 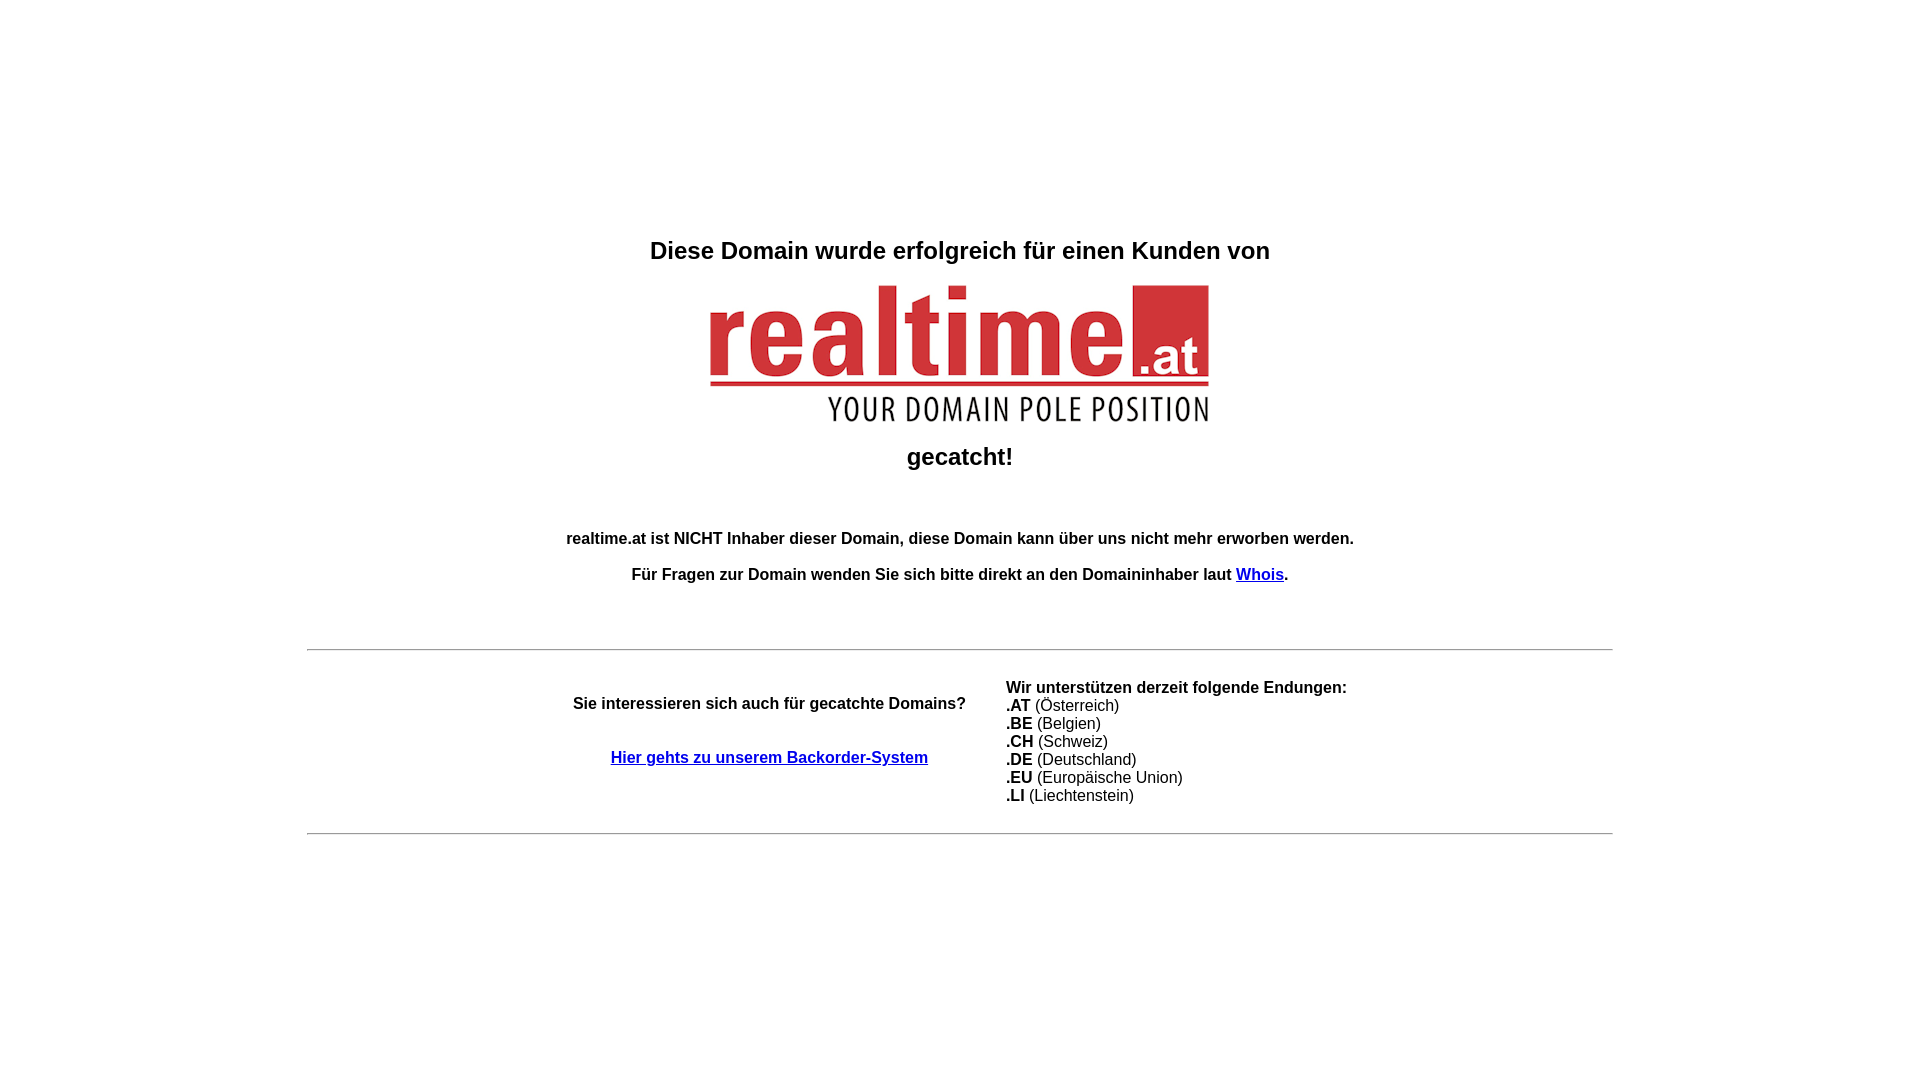 I want to click on 'Whois', so click(x=1235, y=574).